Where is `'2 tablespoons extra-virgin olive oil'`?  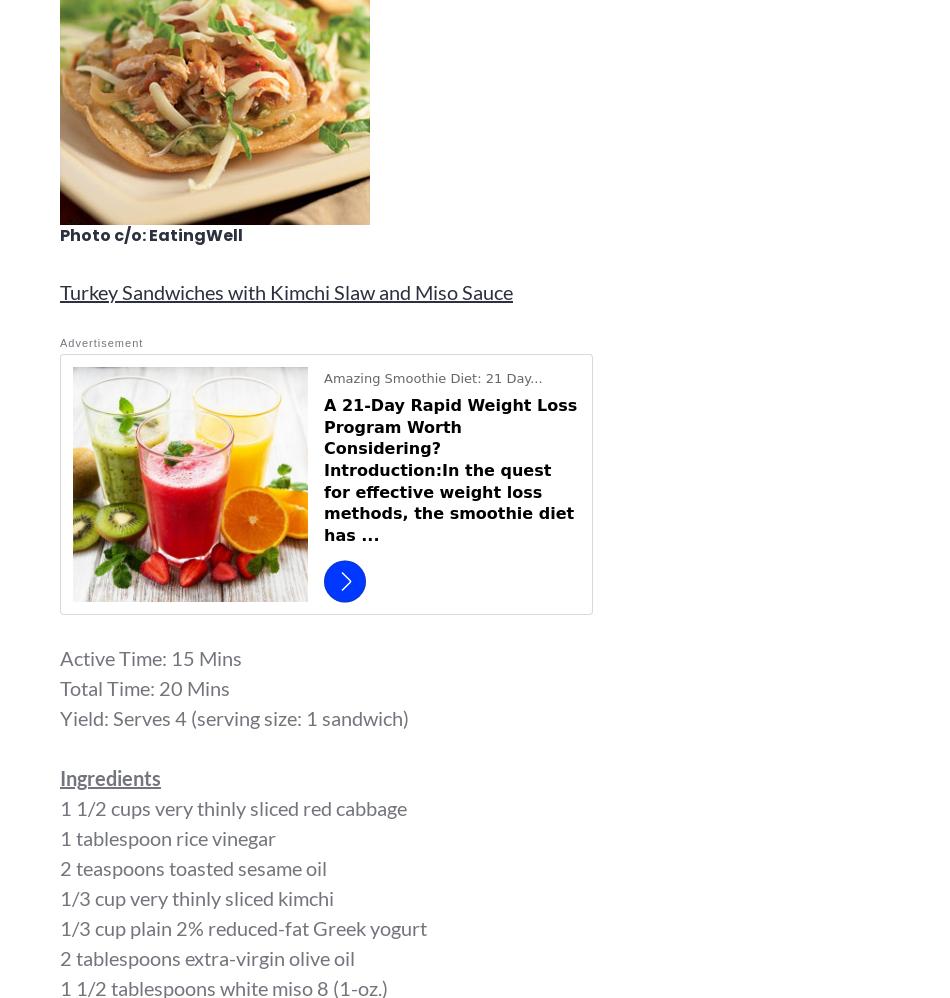
'2 tablespoons extra-virgin olive oil' is located at coordinates (207, 956).